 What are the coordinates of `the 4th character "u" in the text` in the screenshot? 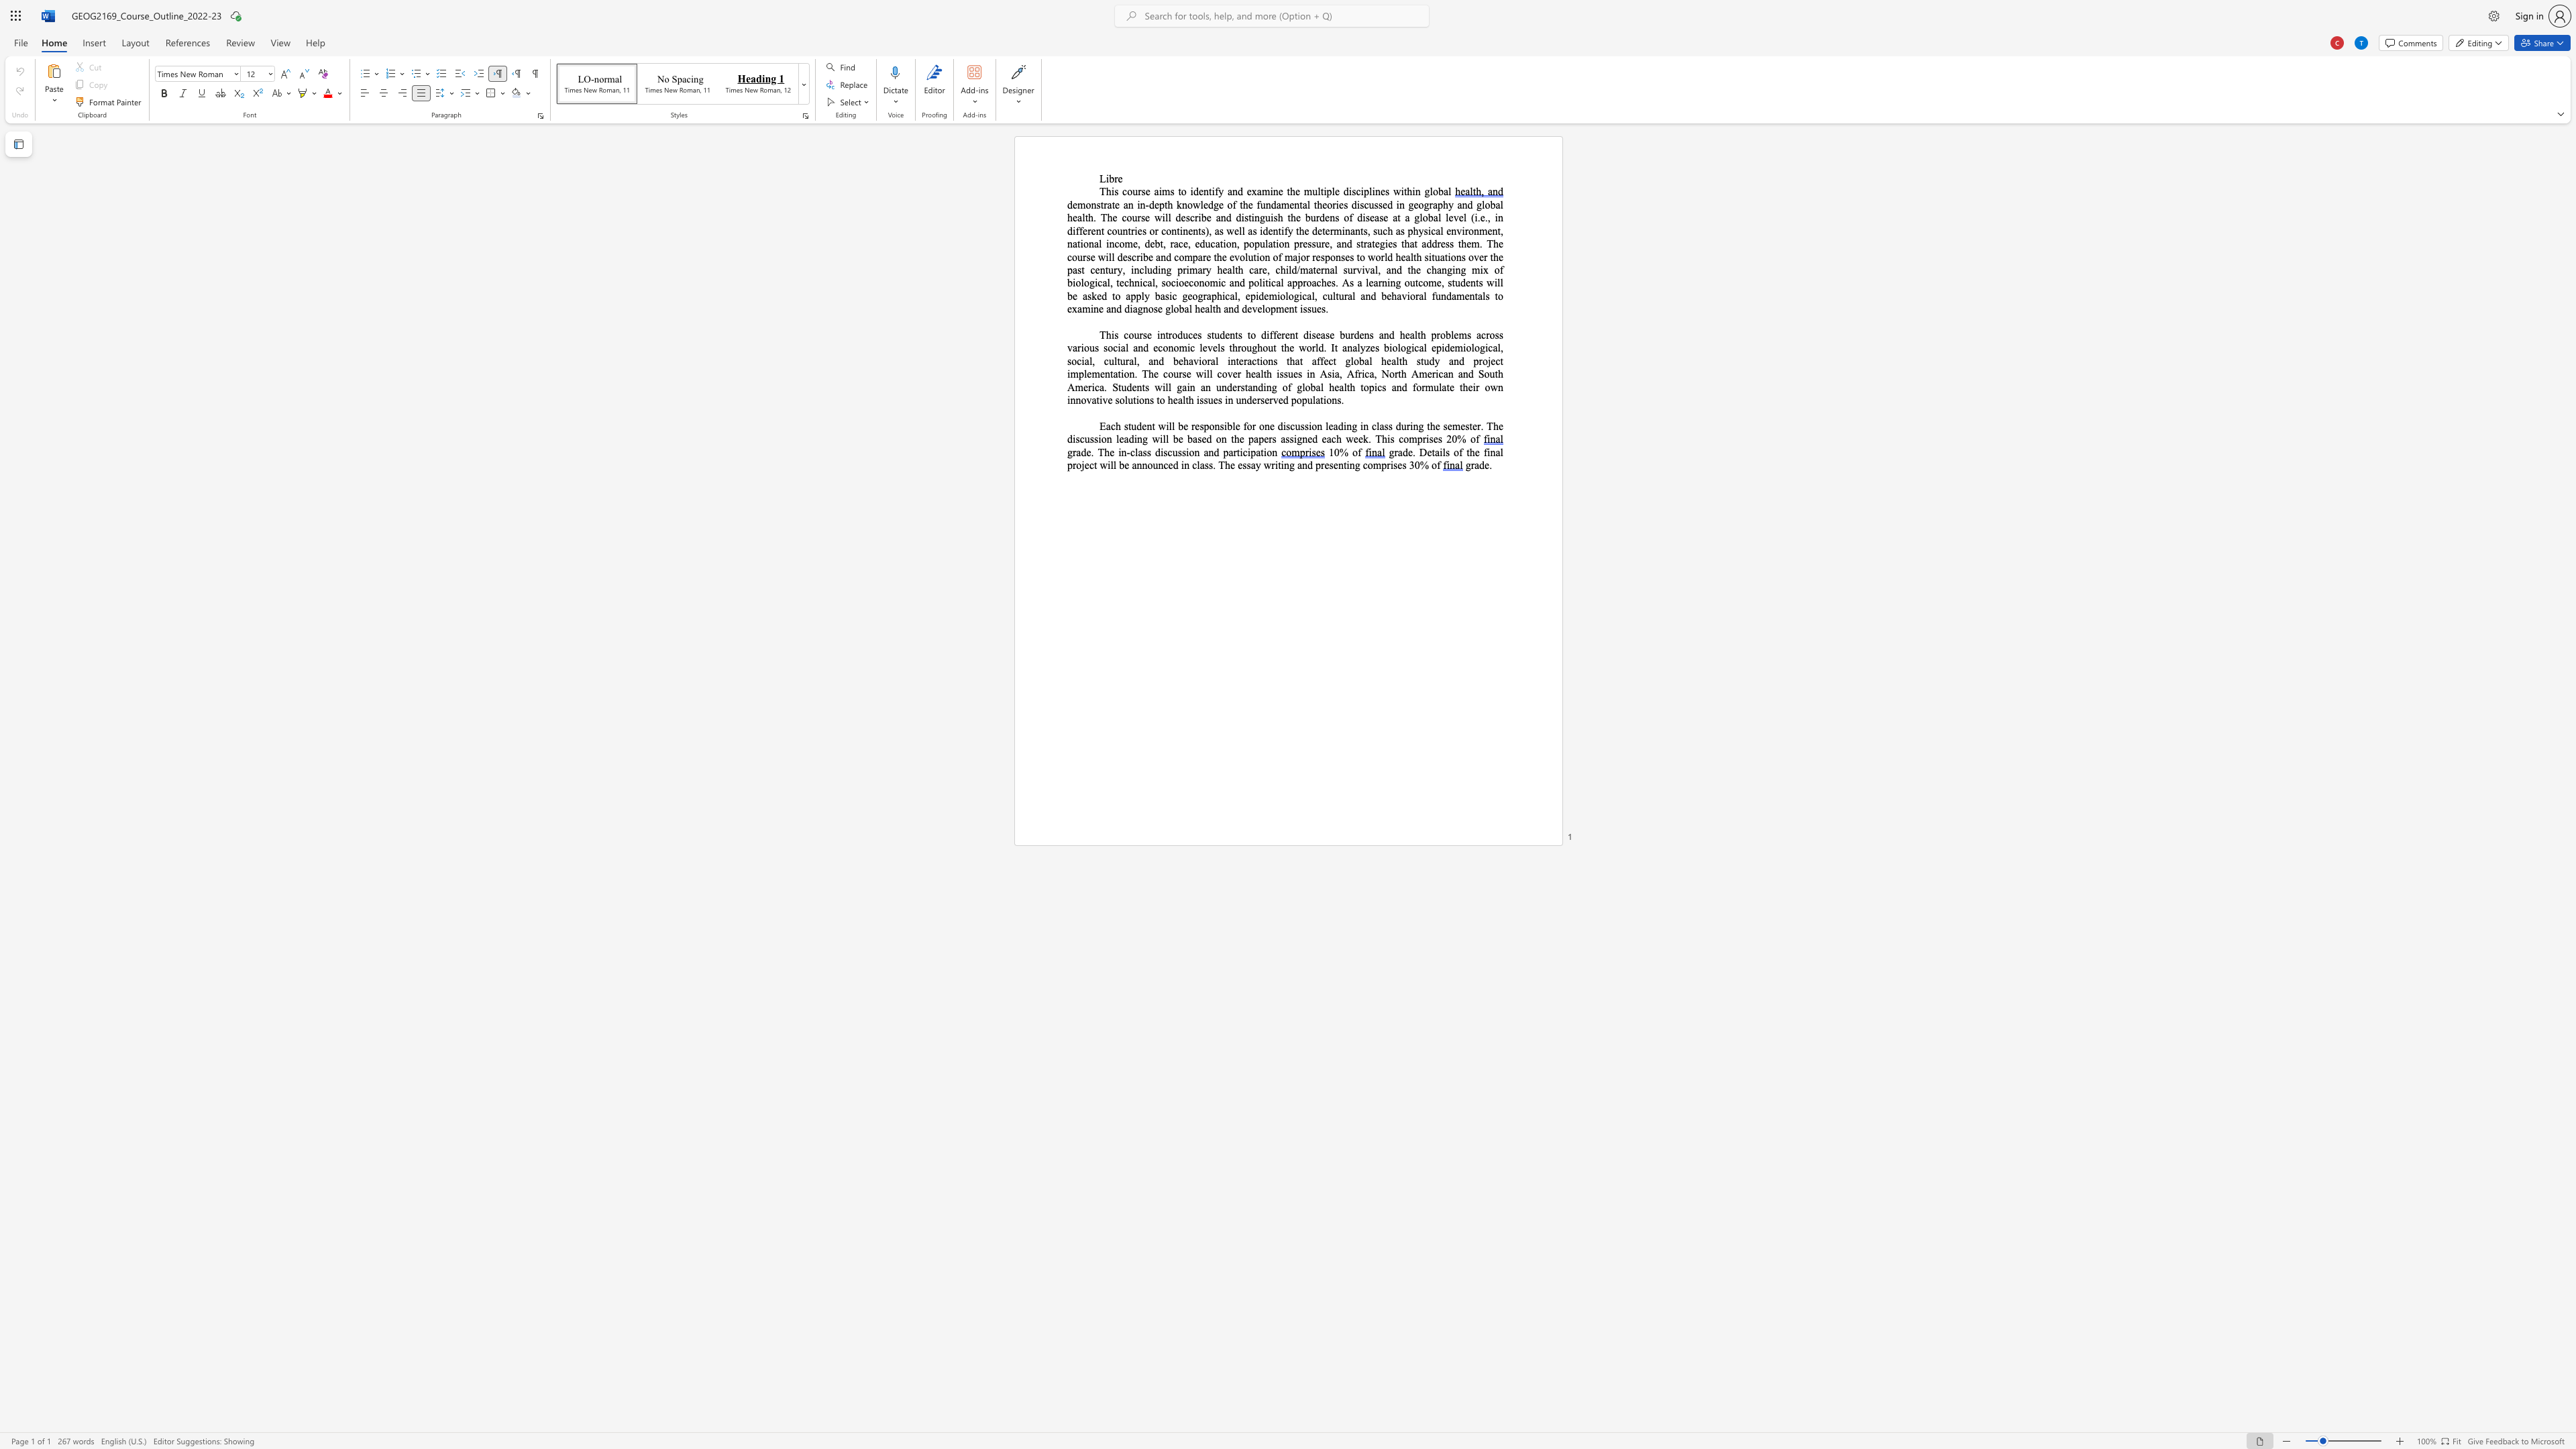 It's located at (1267, 217).